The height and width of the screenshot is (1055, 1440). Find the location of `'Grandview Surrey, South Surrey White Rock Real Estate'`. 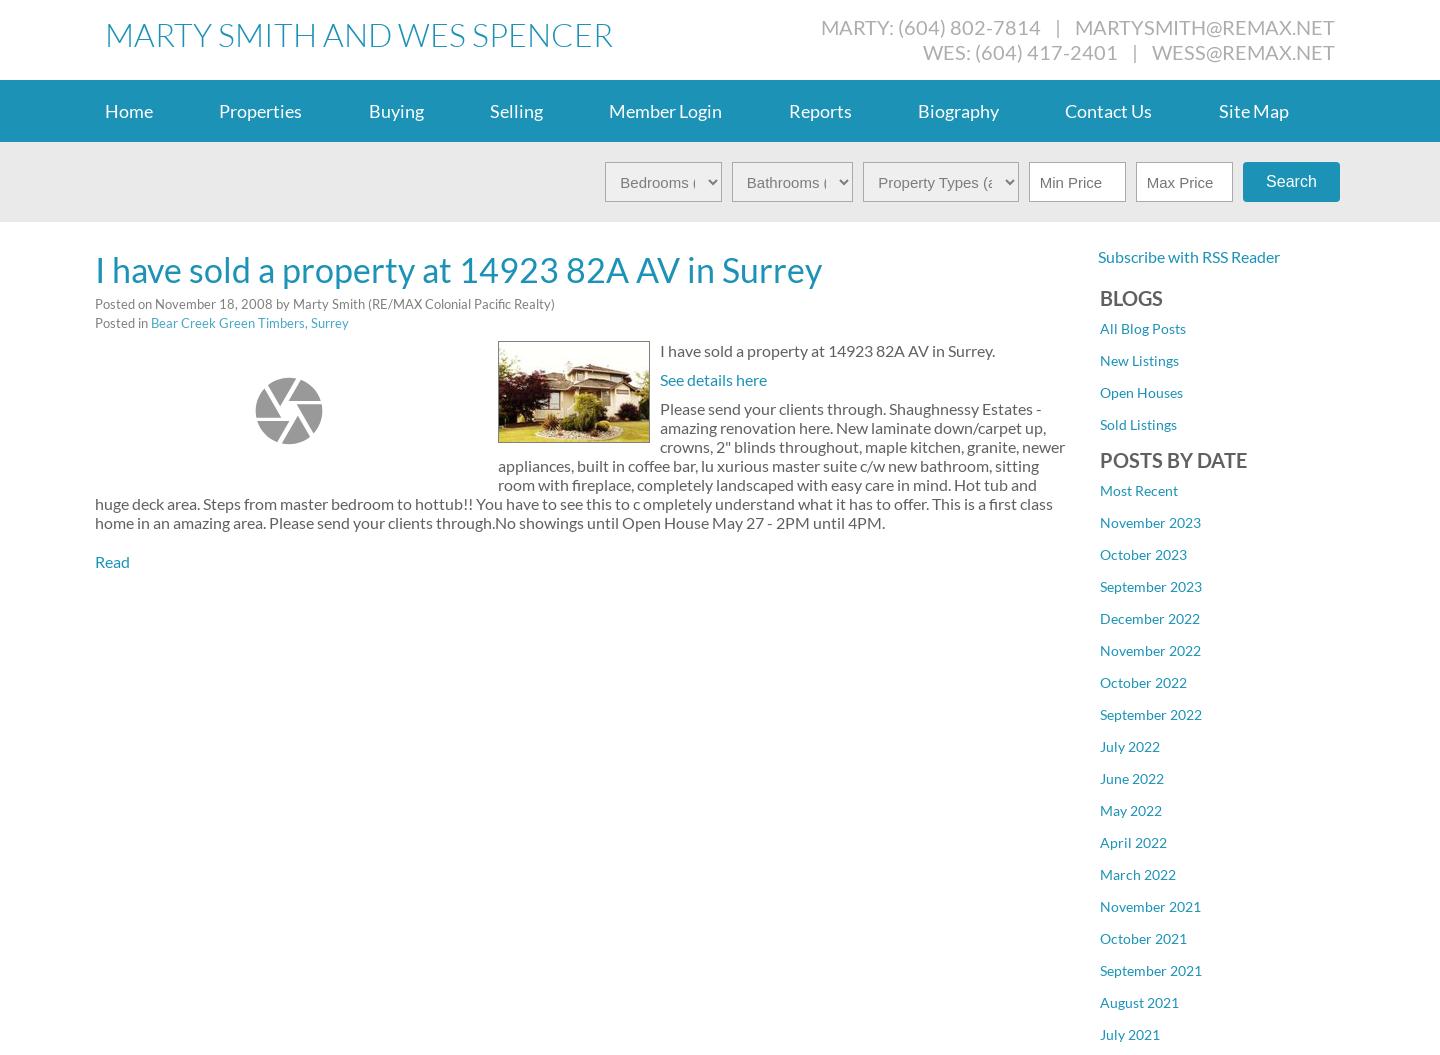

'Grandview Surrey, South Surrey White Rock Real Estate' is located at coordinates (1099, 657).